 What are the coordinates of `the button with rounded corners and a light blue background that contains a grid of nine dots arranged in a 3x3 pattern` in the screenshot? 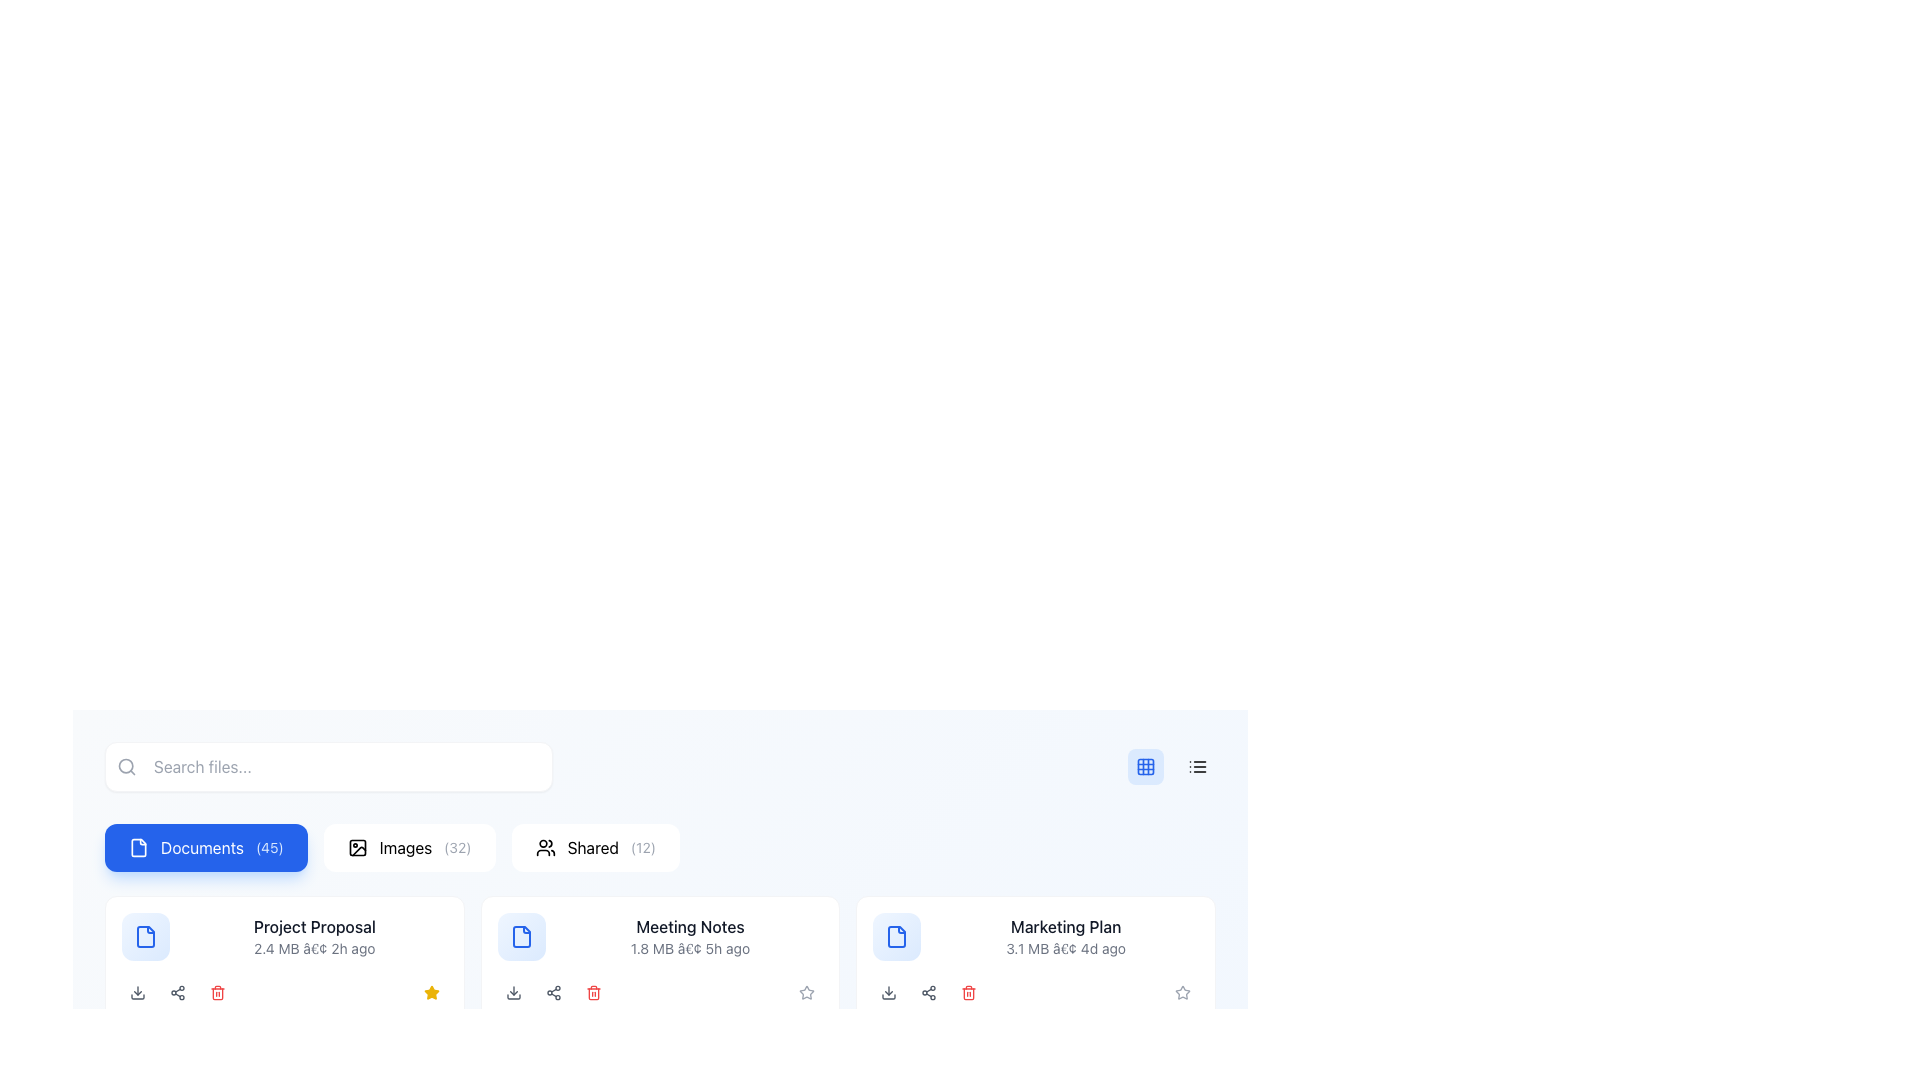 It's located at (1146, 766).